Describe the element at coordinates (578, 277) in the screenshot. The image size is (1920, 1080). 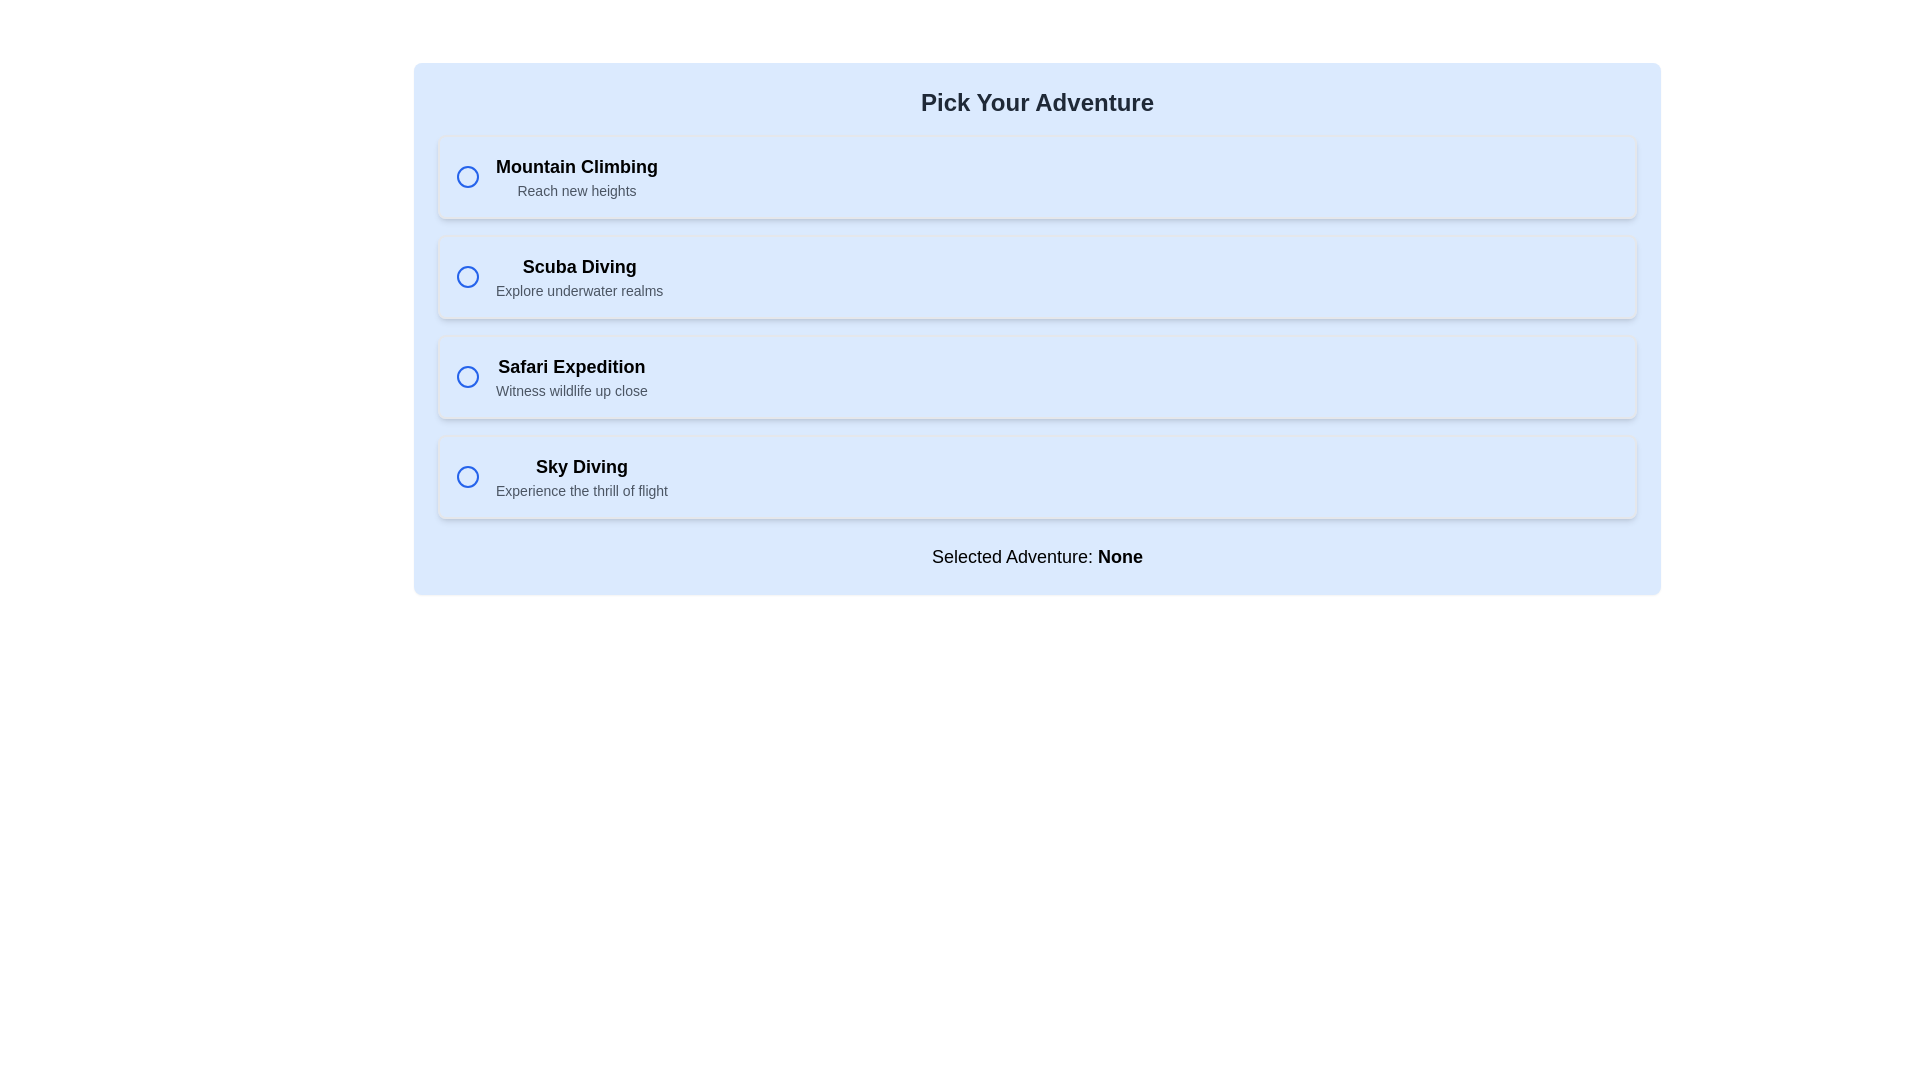
I see `the static text label for 'Scuba Diving', which is the second item under the heading 'Pick Your Adventure'` at that location.